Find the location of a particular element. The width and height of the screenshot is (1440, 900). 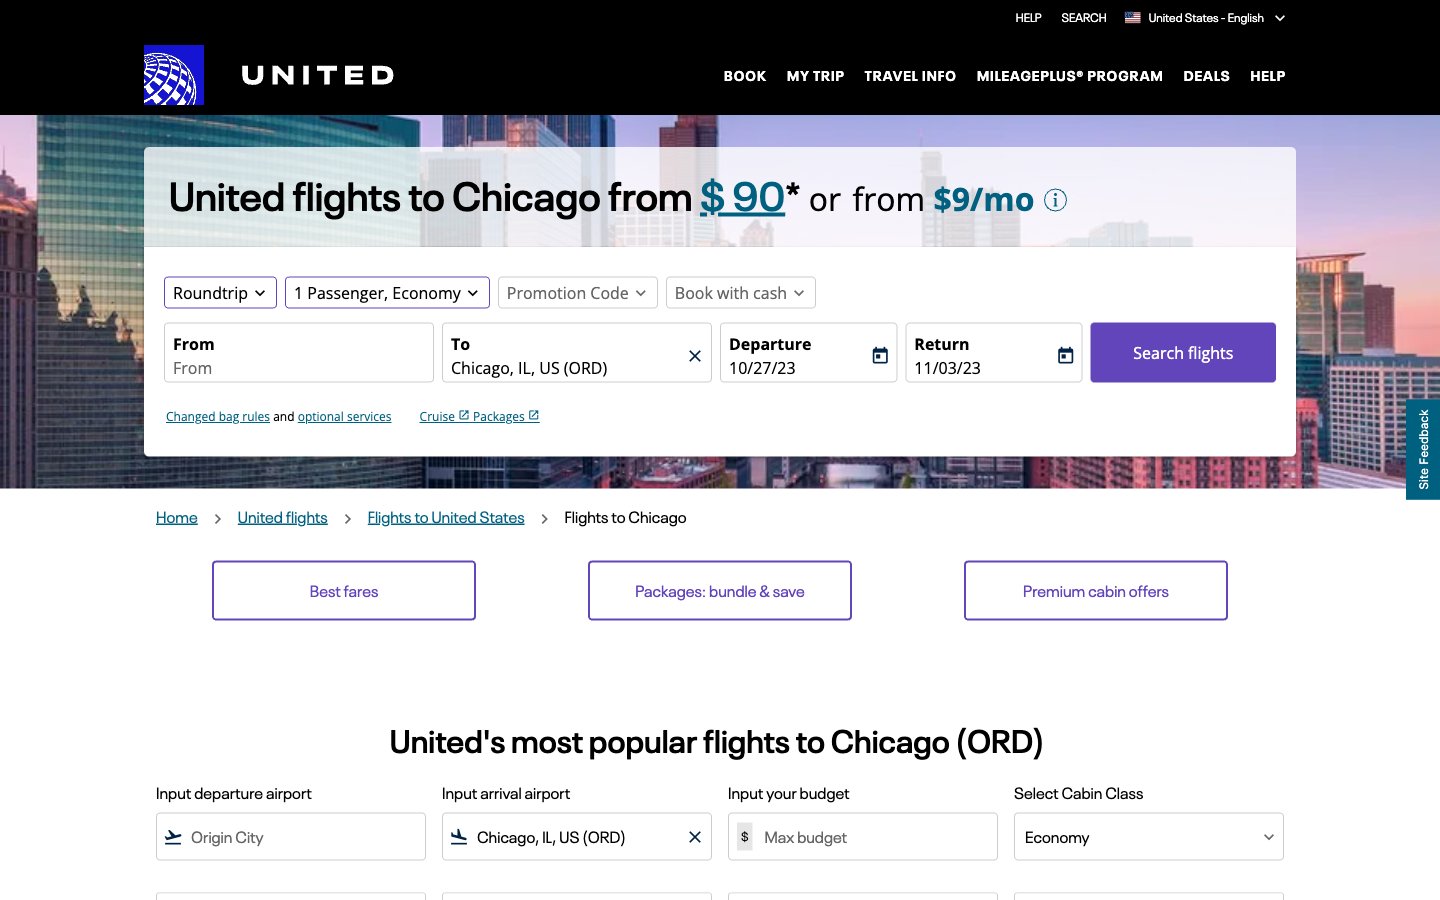

my journey details is located at coordinates (816, 73).